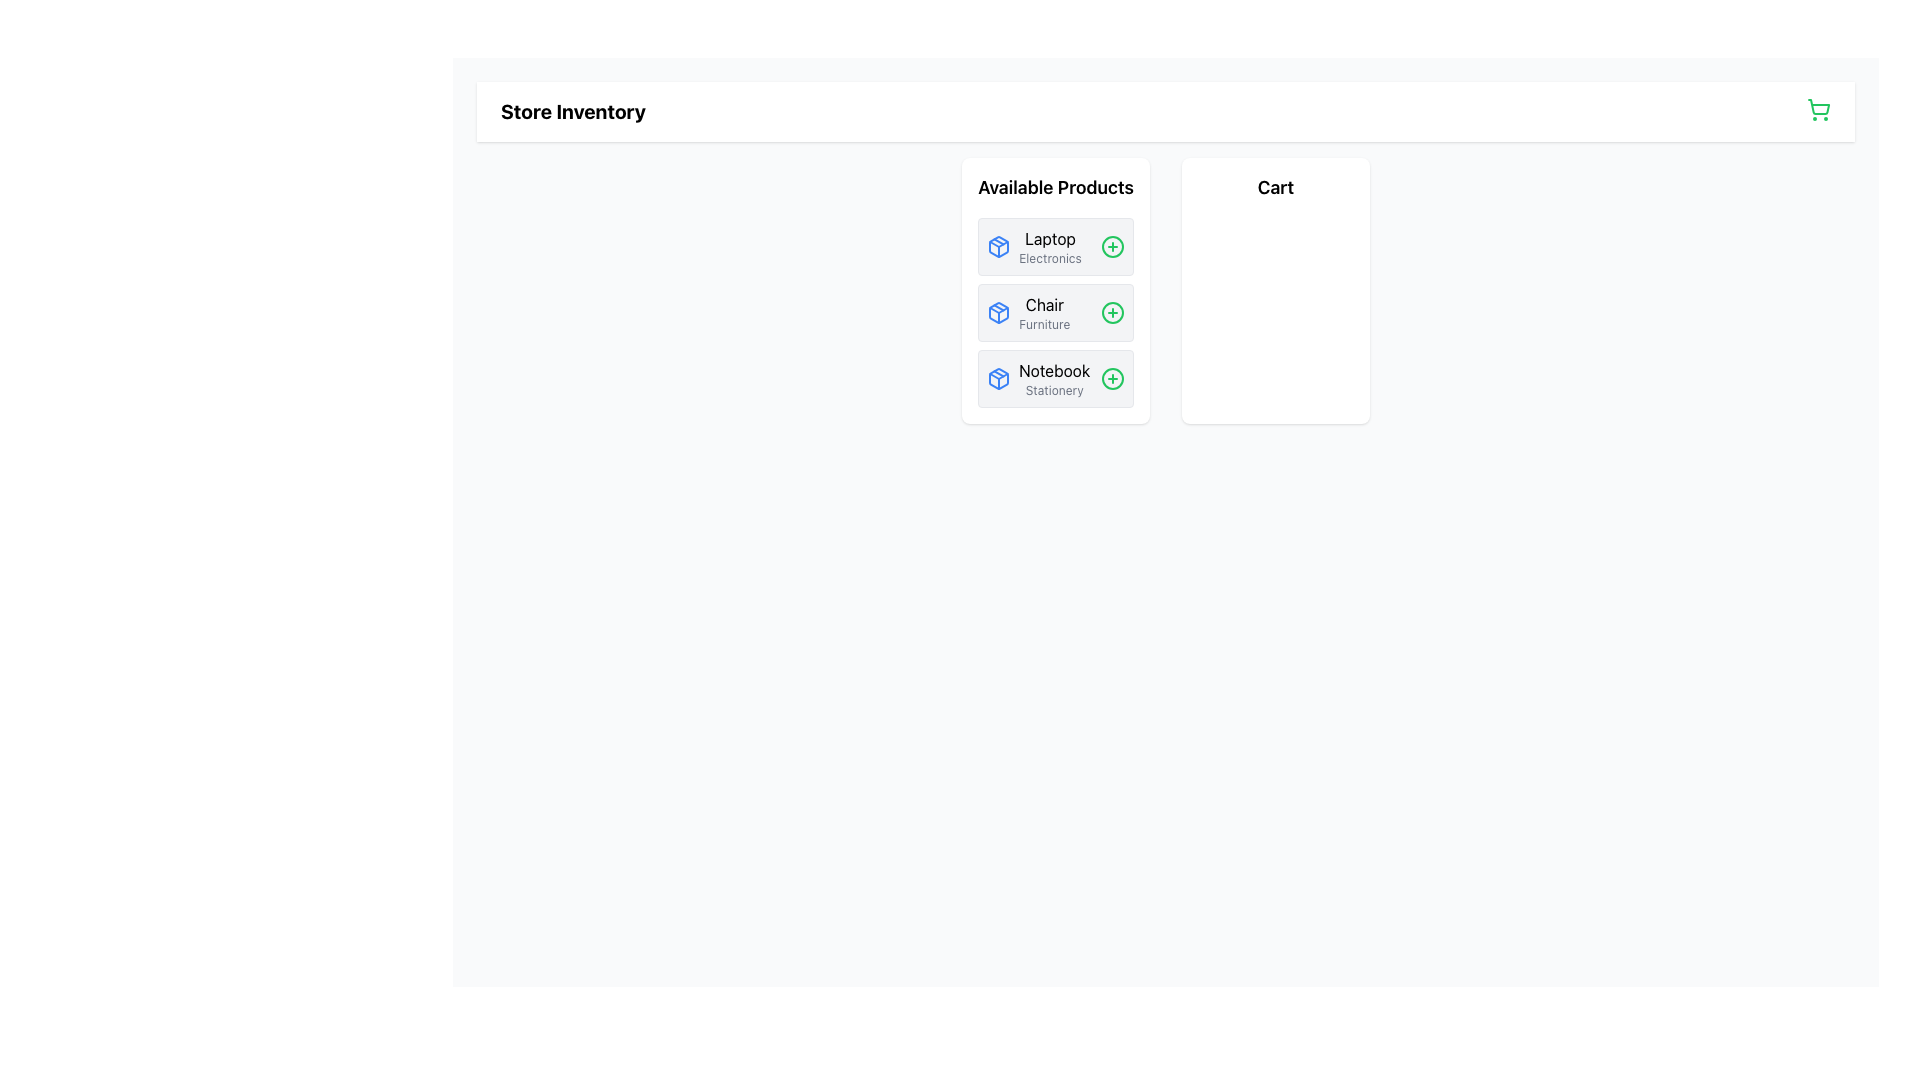  What do you see at coordinates (572, 111) in the screenshot?
I see `the static text element that indicates the title 'Store Inventory'` at bounding box center [572, 111].